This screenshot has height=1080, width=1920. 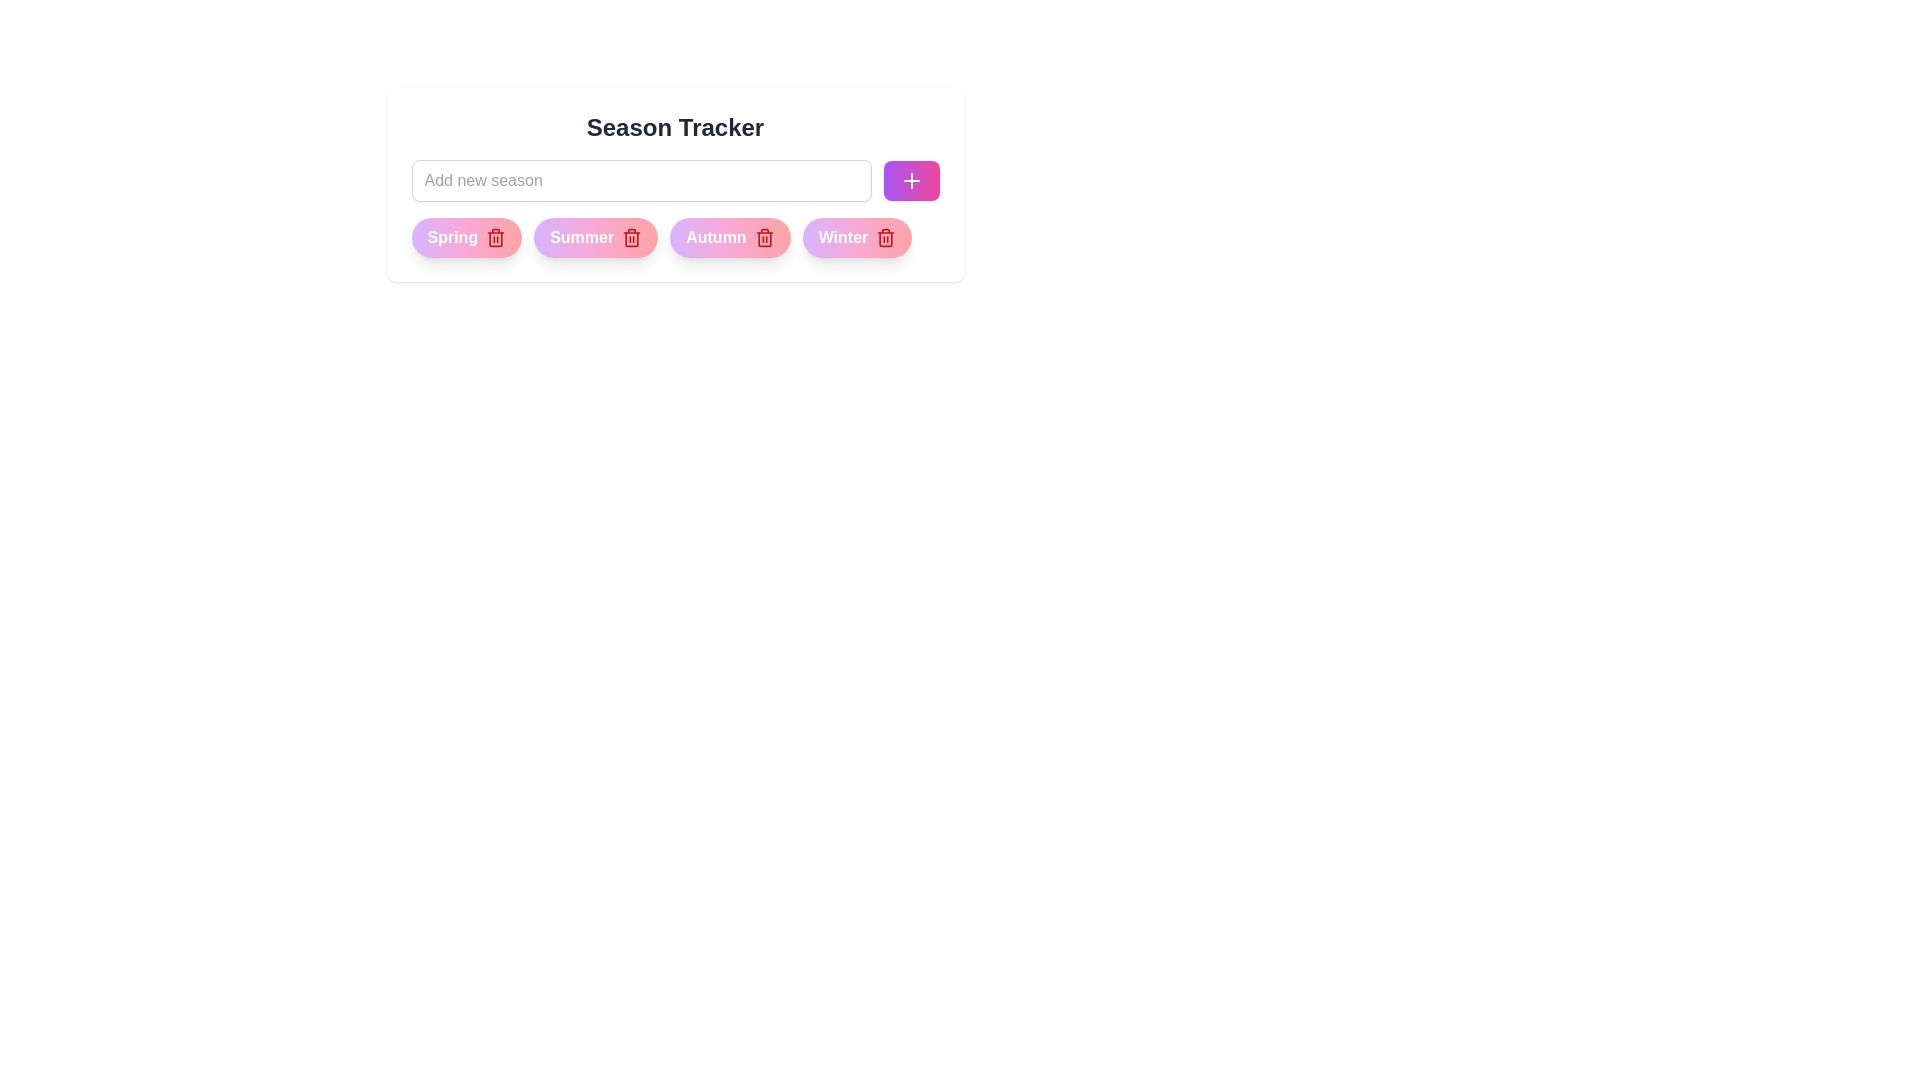 I want to click on the text in the input field to 32, so click(x=641, y=181).